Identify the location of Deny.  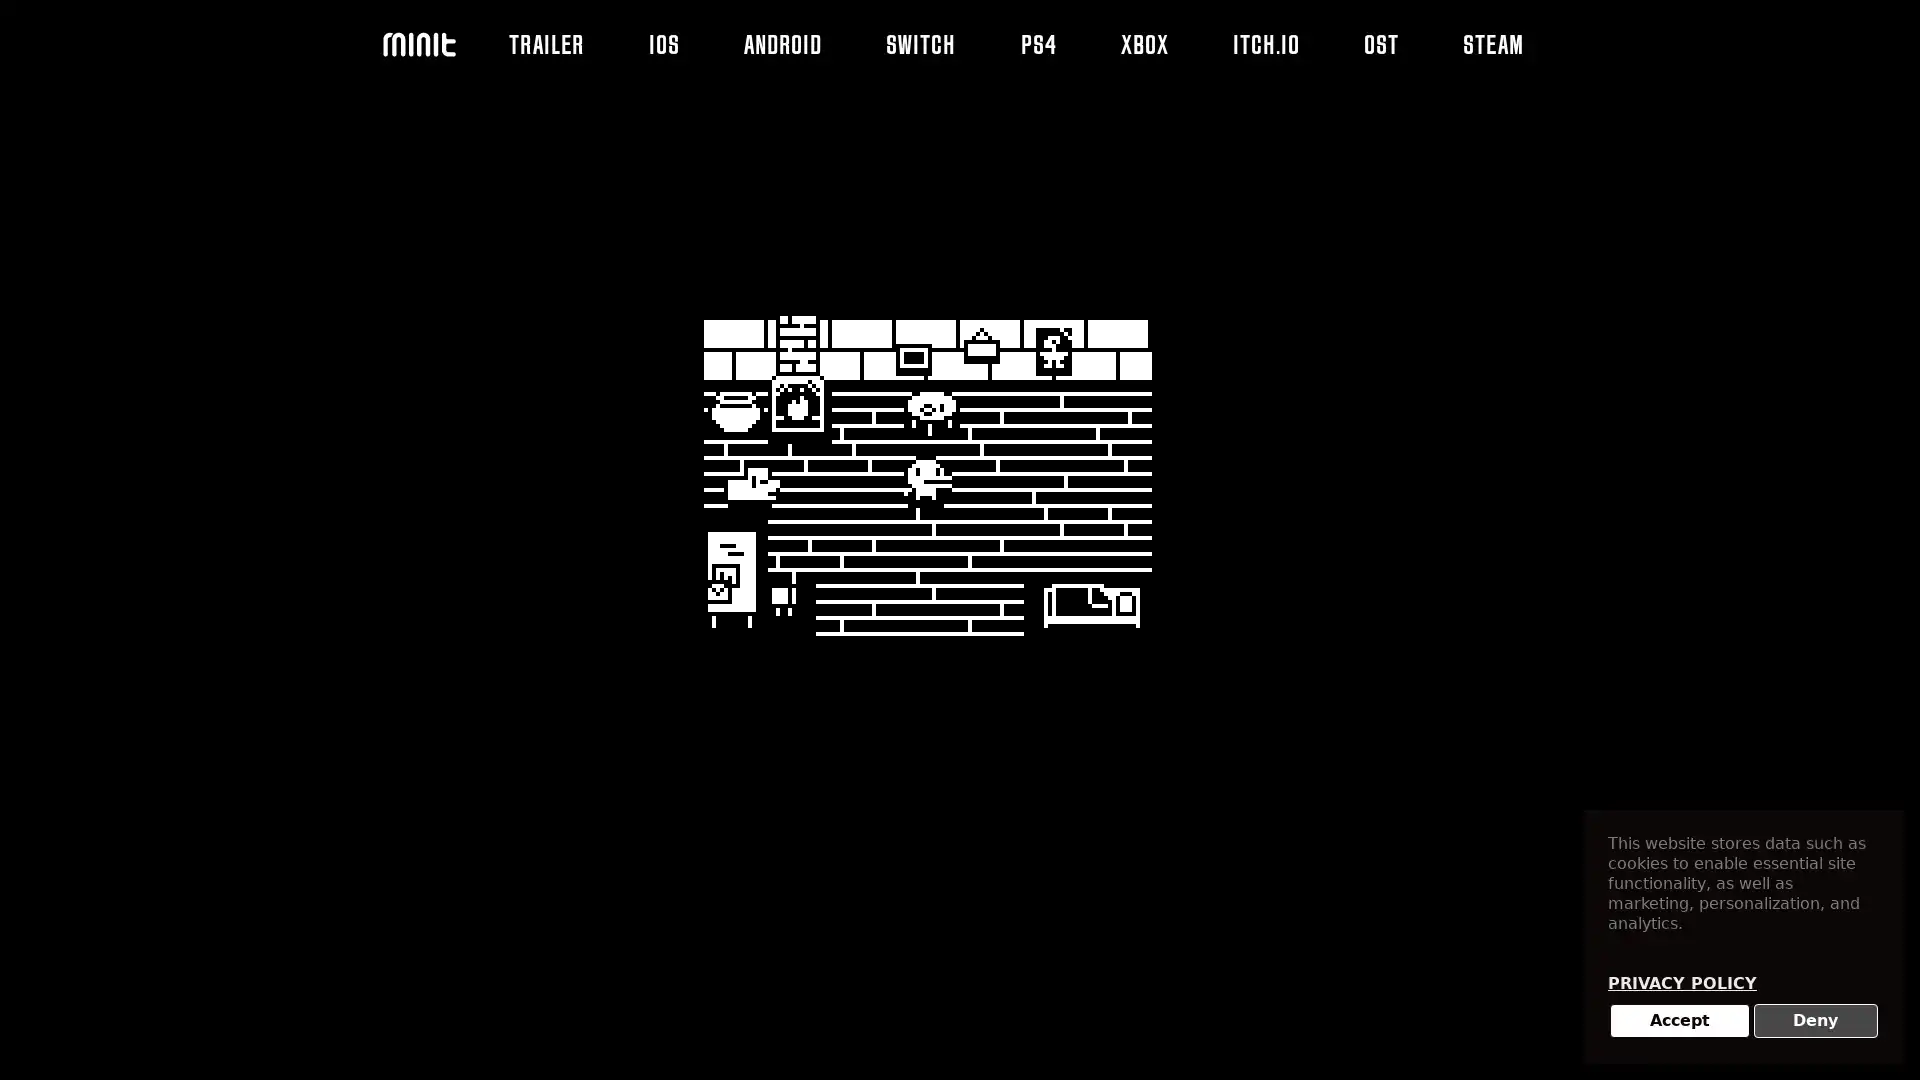
(1815, 1021).